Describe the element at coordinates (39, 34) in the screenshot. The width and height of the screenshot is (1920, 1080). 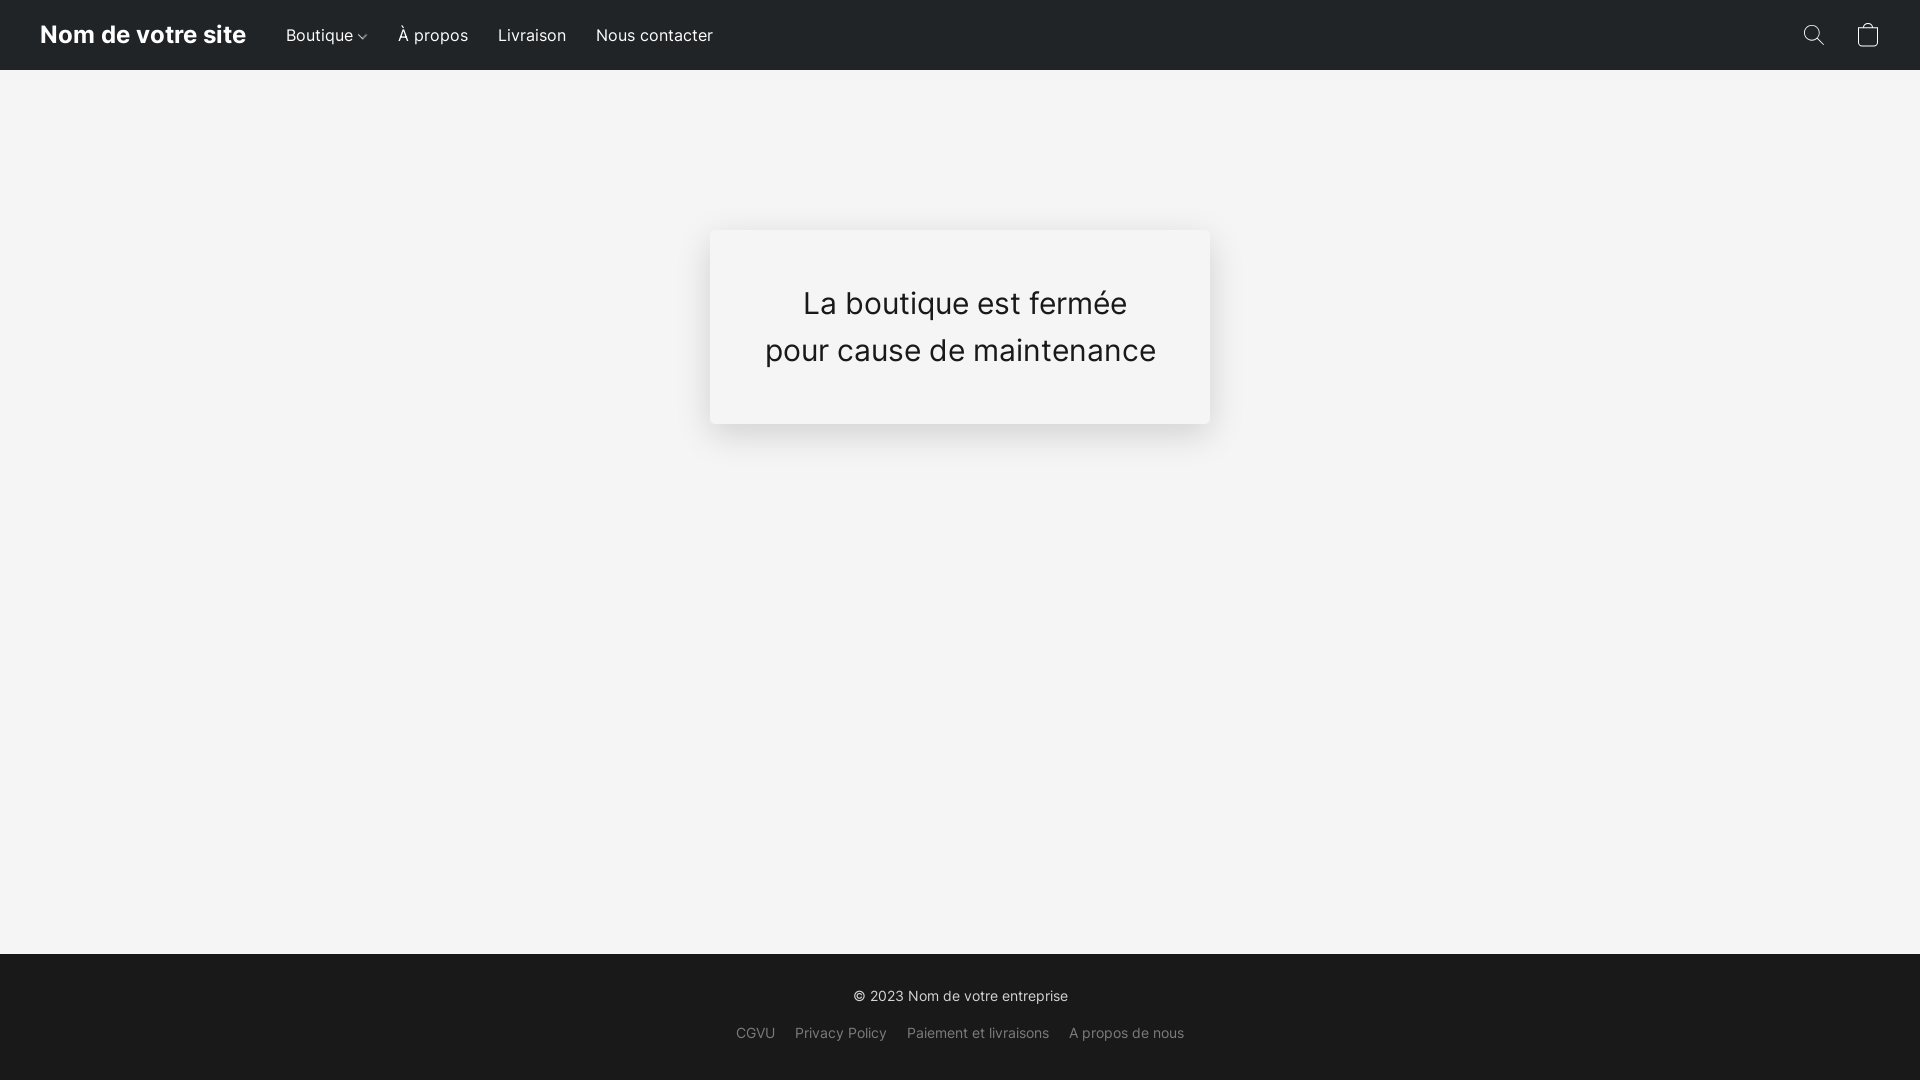
I see `'Nom de votre site'` at that location.